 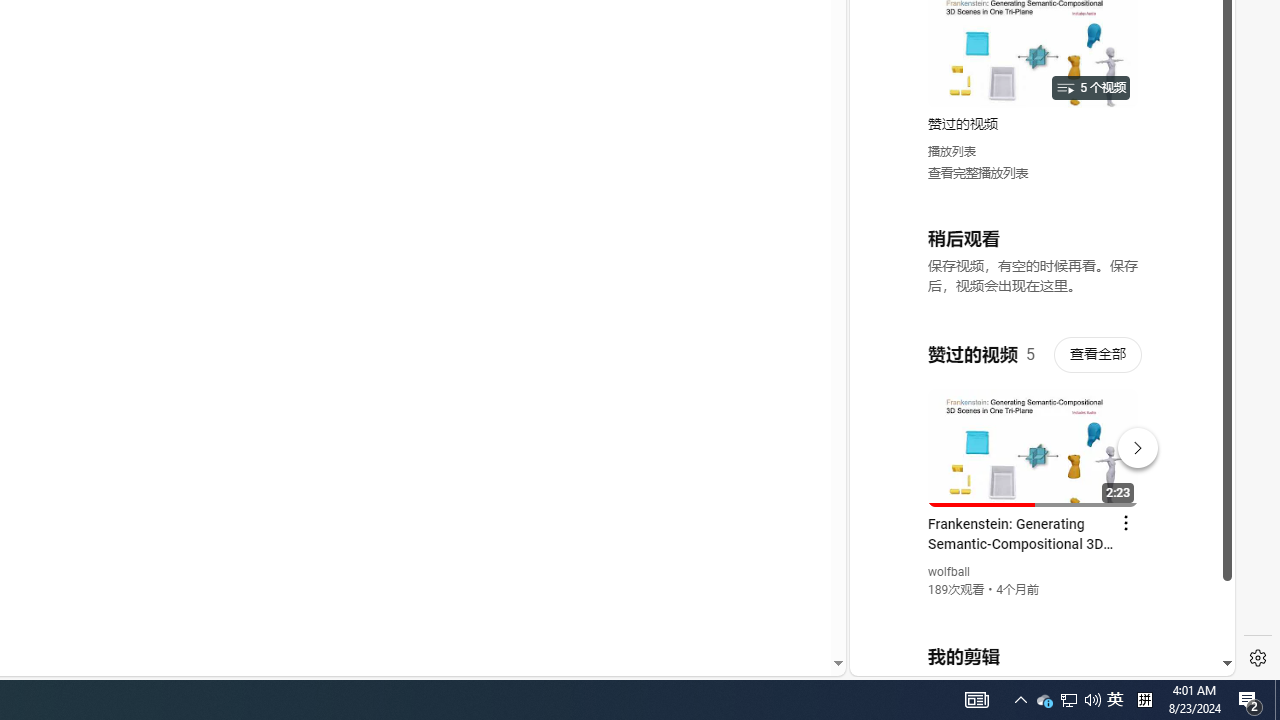 What do you see at coordinates (948, 572) in the screenshot?
I see `'wolfball'` at bounding box center [948, 572].